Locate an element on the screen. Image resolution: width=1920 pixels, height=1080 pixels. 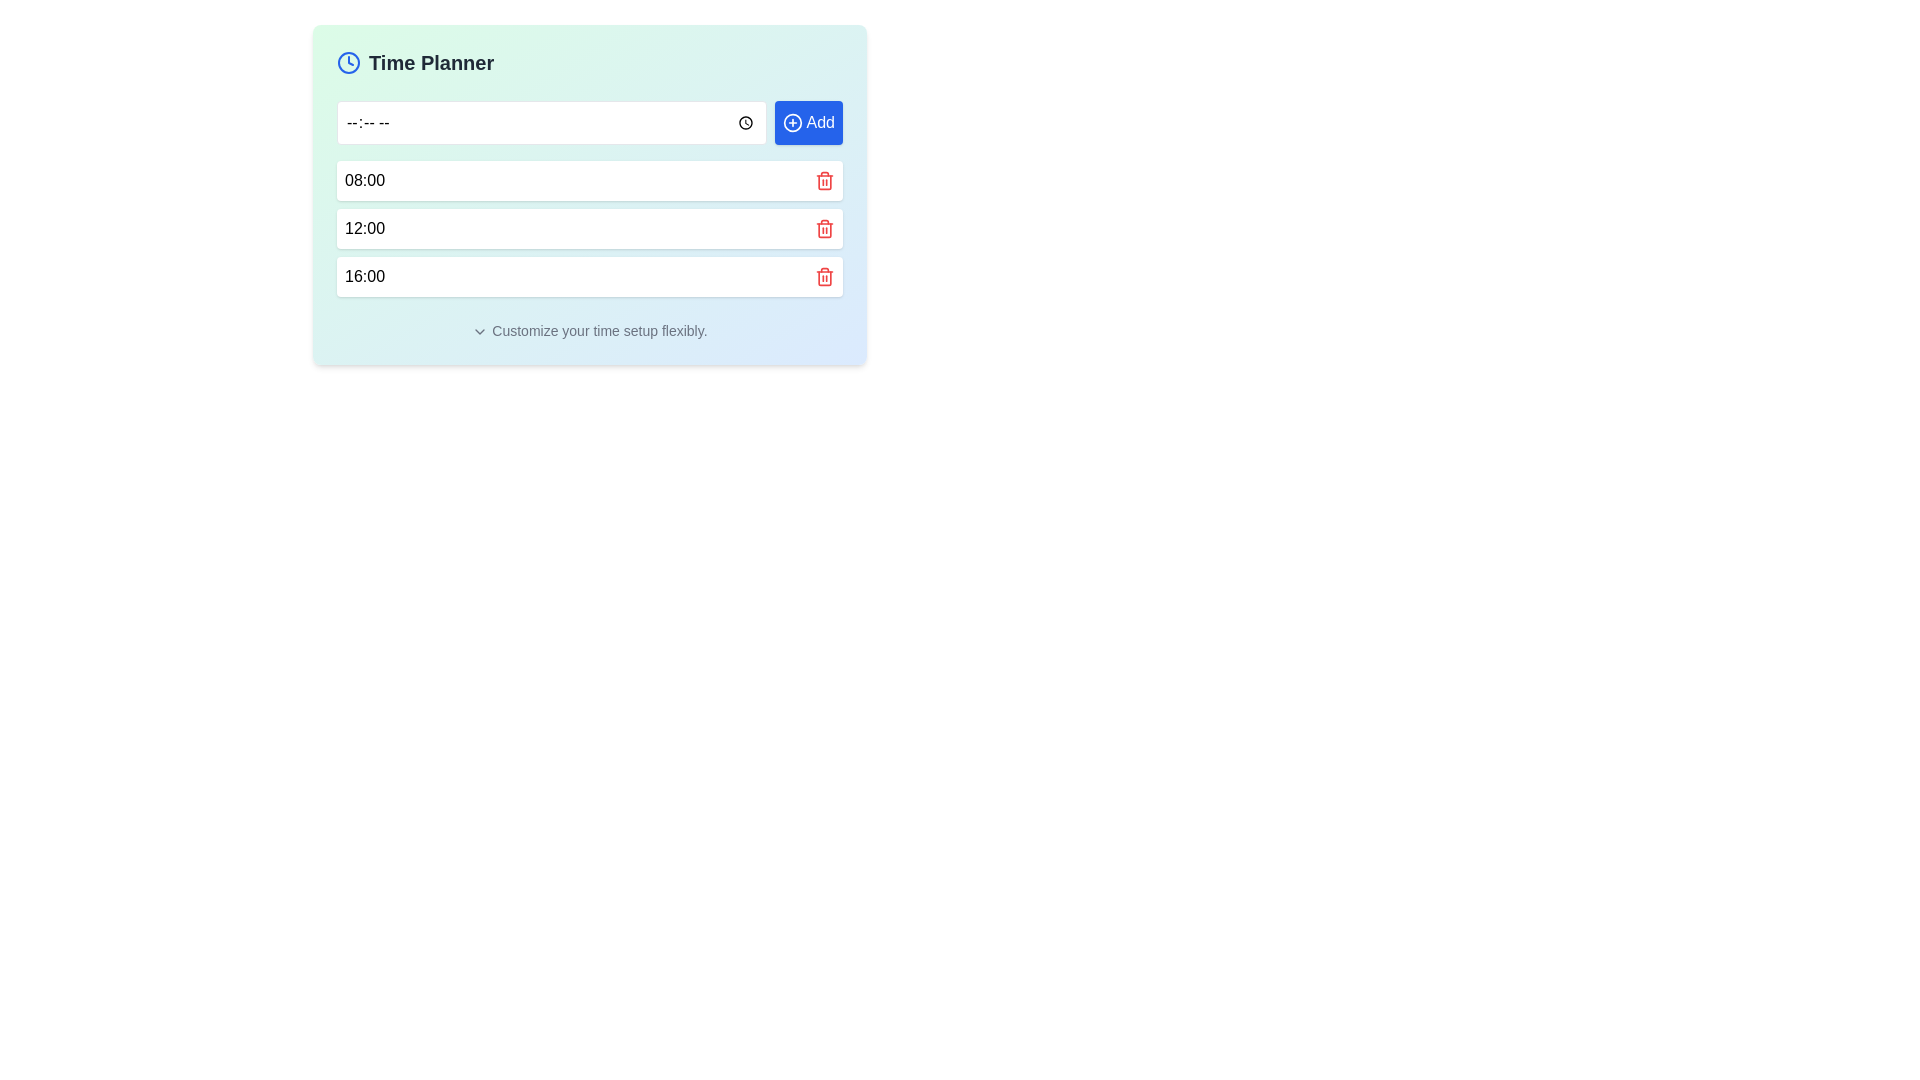
the 'Add' icon located on the left side of the button labeled 'Add' in the upper-right corner of the 'Time Planner' interface is located at coordinates (791, 123).